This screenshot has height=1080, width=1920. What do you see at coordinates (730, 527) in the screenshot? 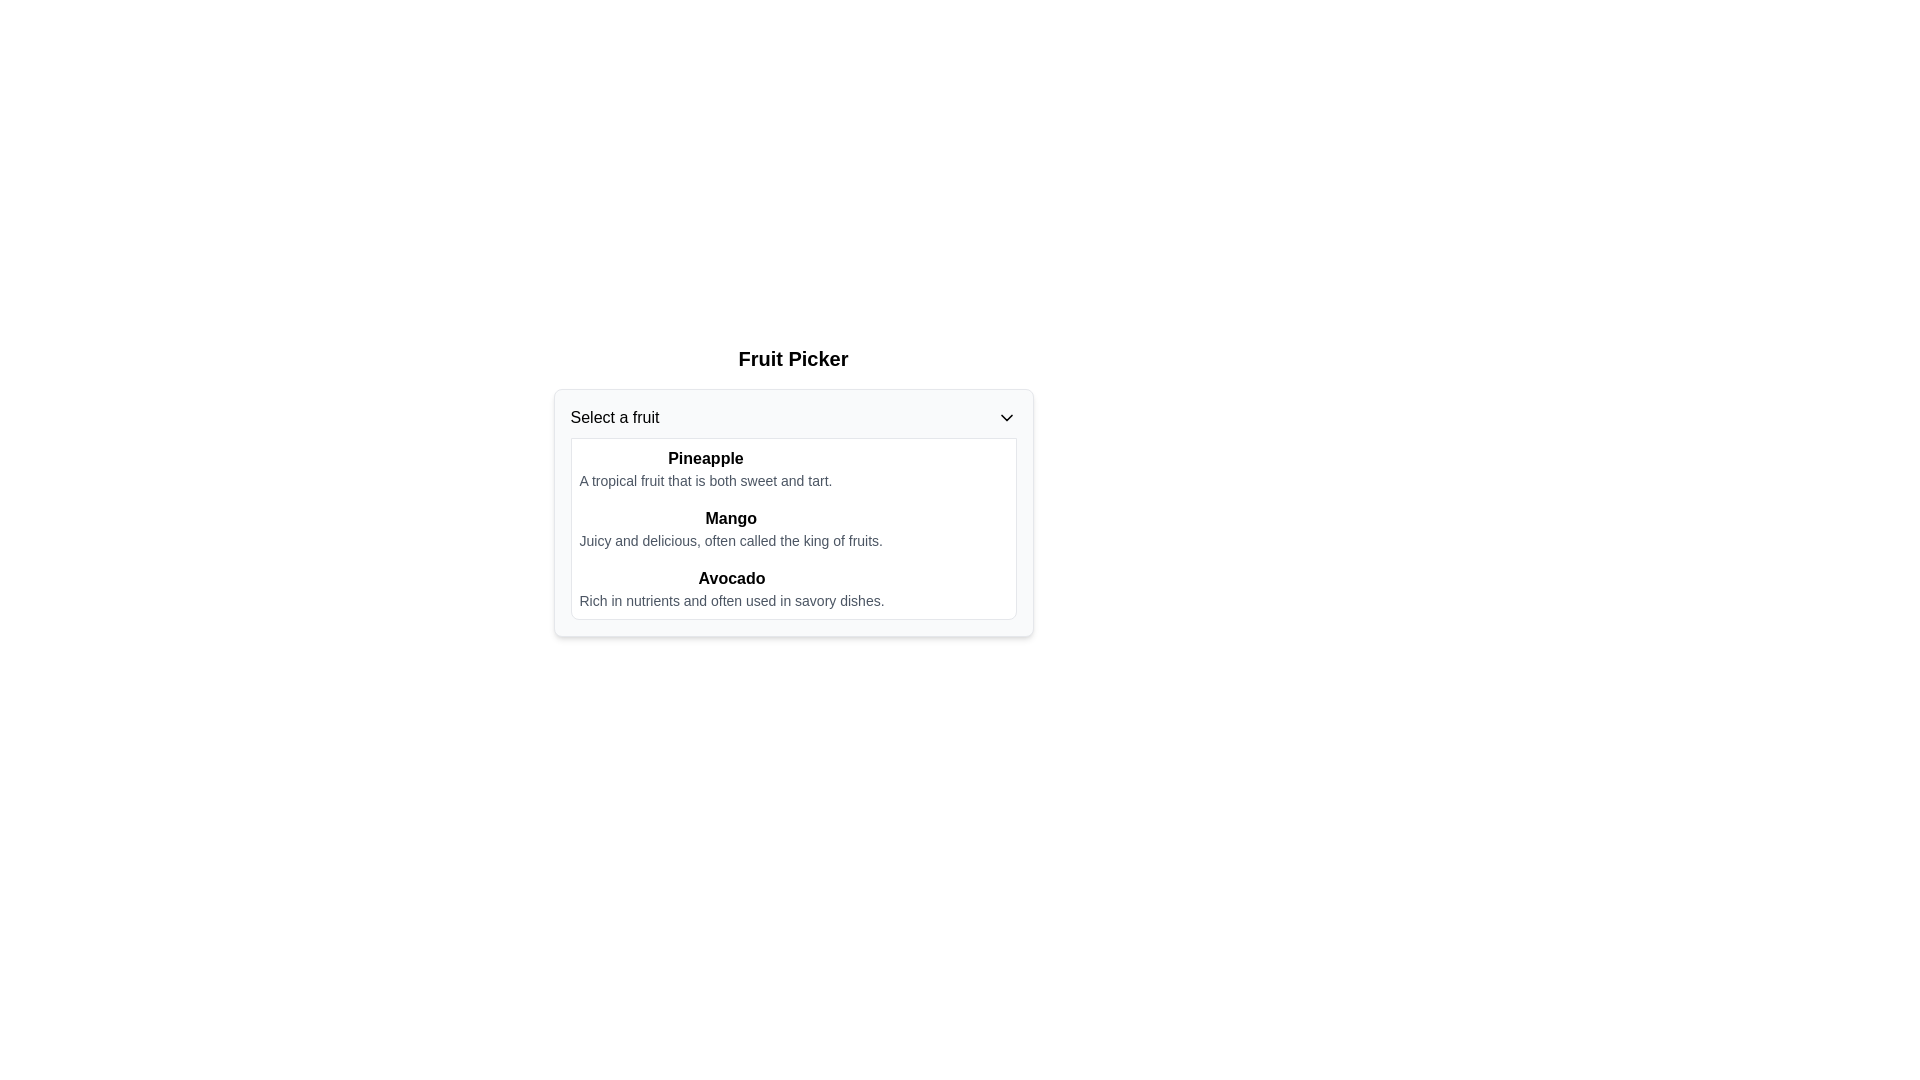
I see `text item representing 'Mango' in the fruit selection dropdown, which is located in the center column, below 'Pineapple' and above 'Avocado'` at bounding box center [730, 527].